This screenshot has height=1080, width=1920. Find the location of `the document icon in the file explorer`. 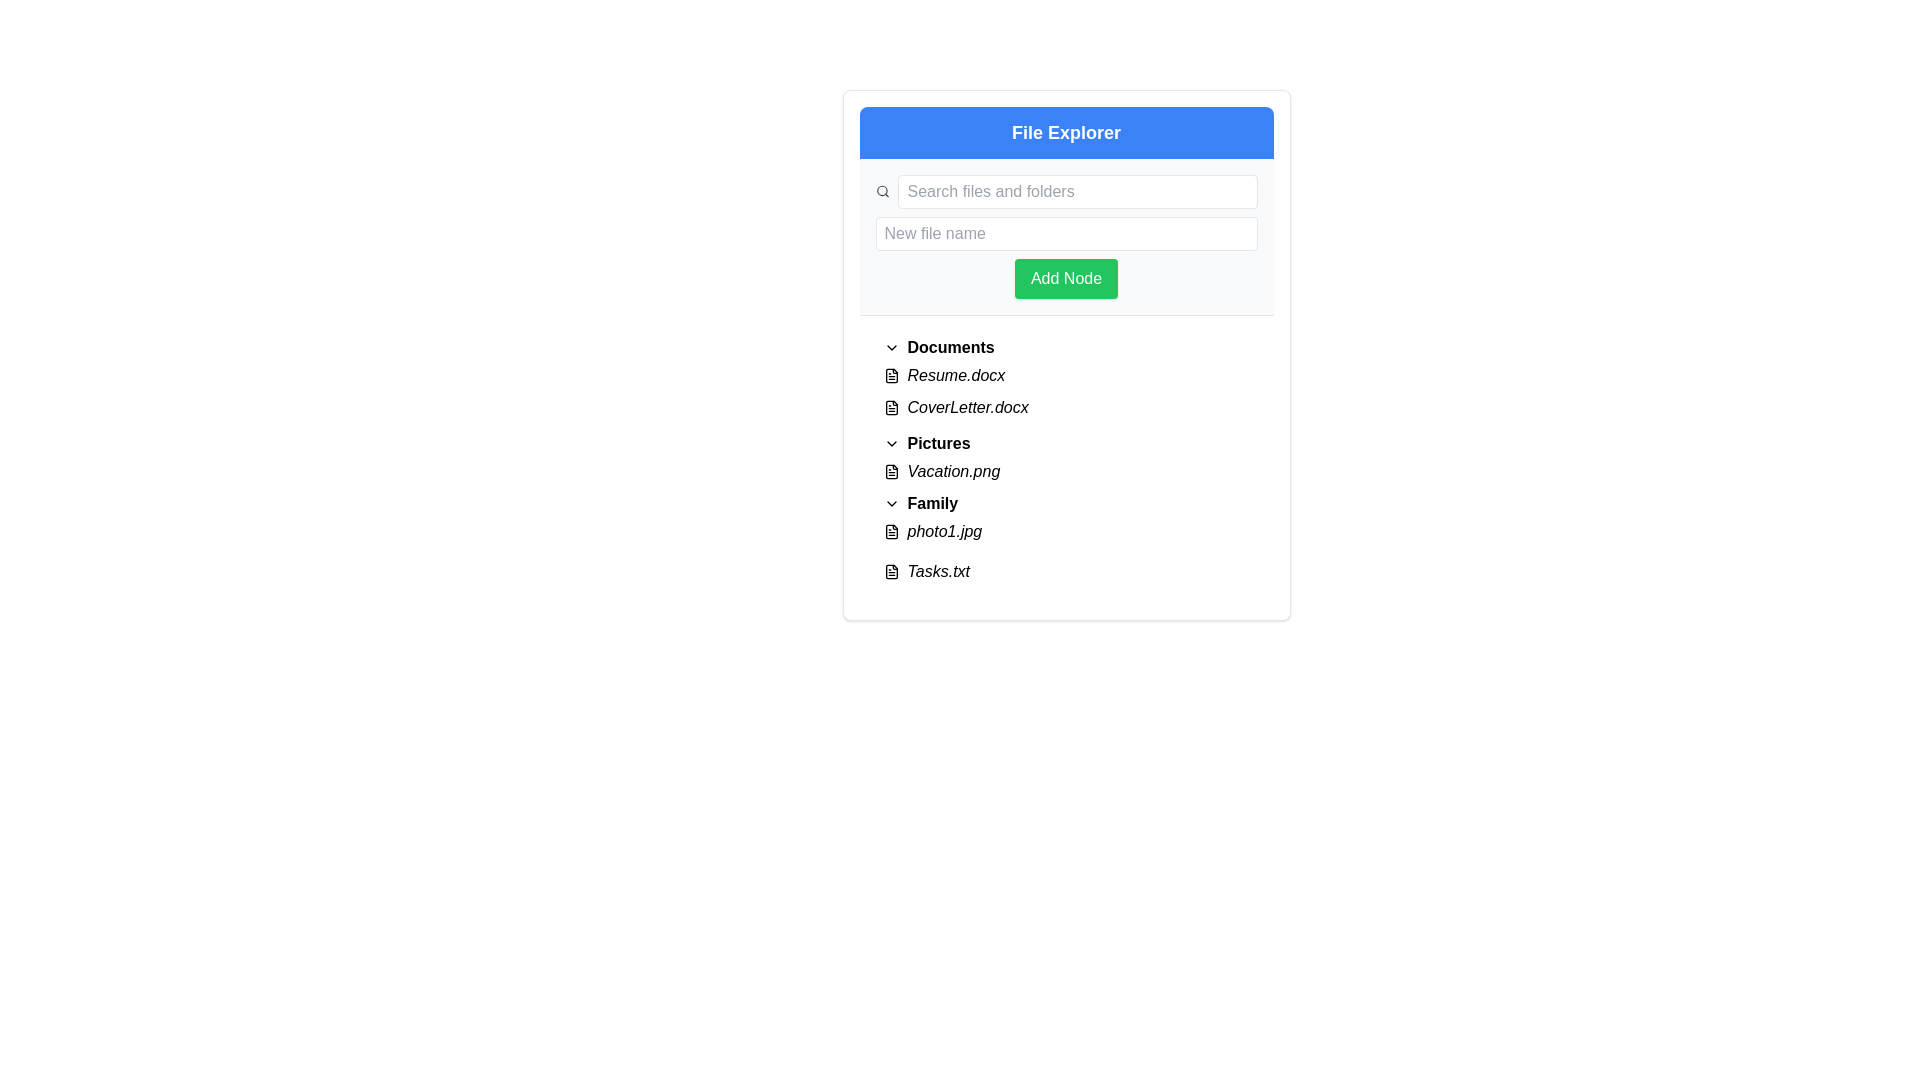

the document icon in the file explorer is located at coordinates (890, 407).